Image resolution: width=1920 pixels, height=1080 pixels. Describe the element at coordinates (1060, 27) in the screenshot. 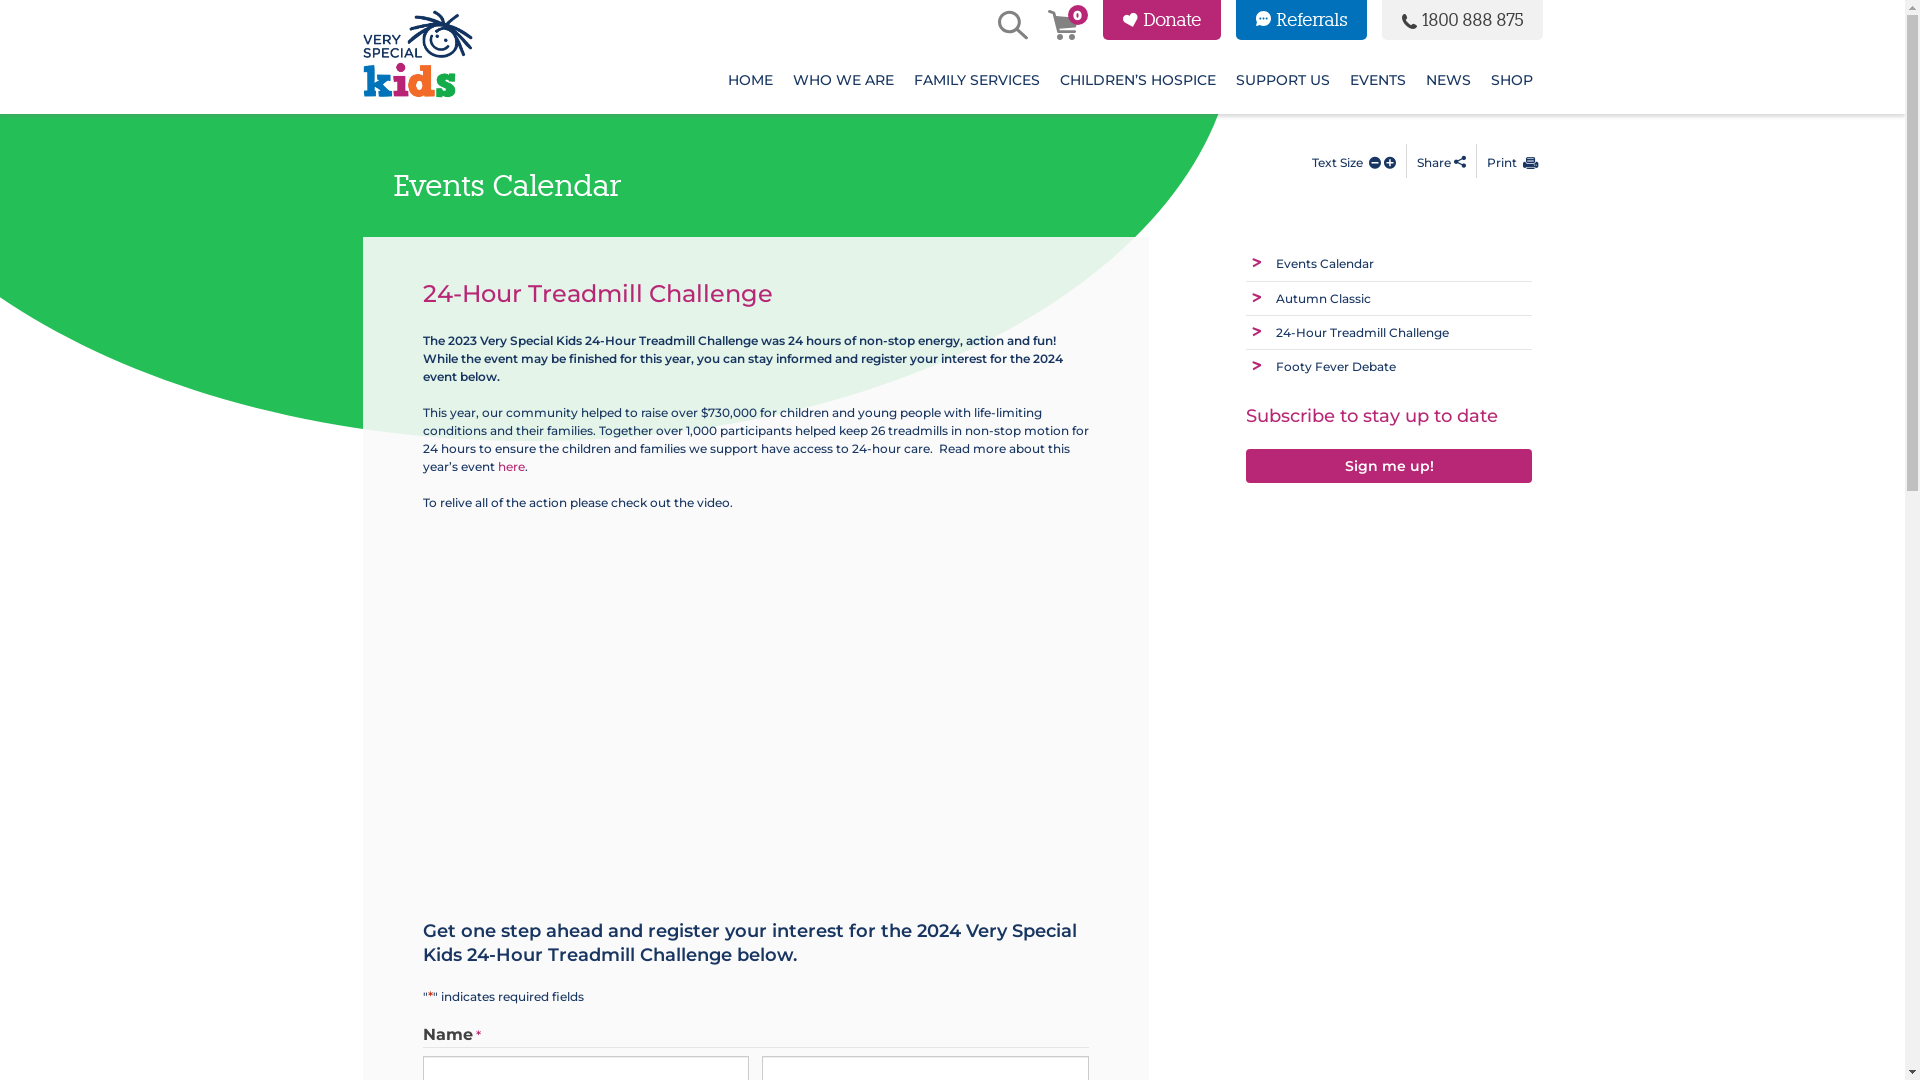

I see `'0'` at that location.